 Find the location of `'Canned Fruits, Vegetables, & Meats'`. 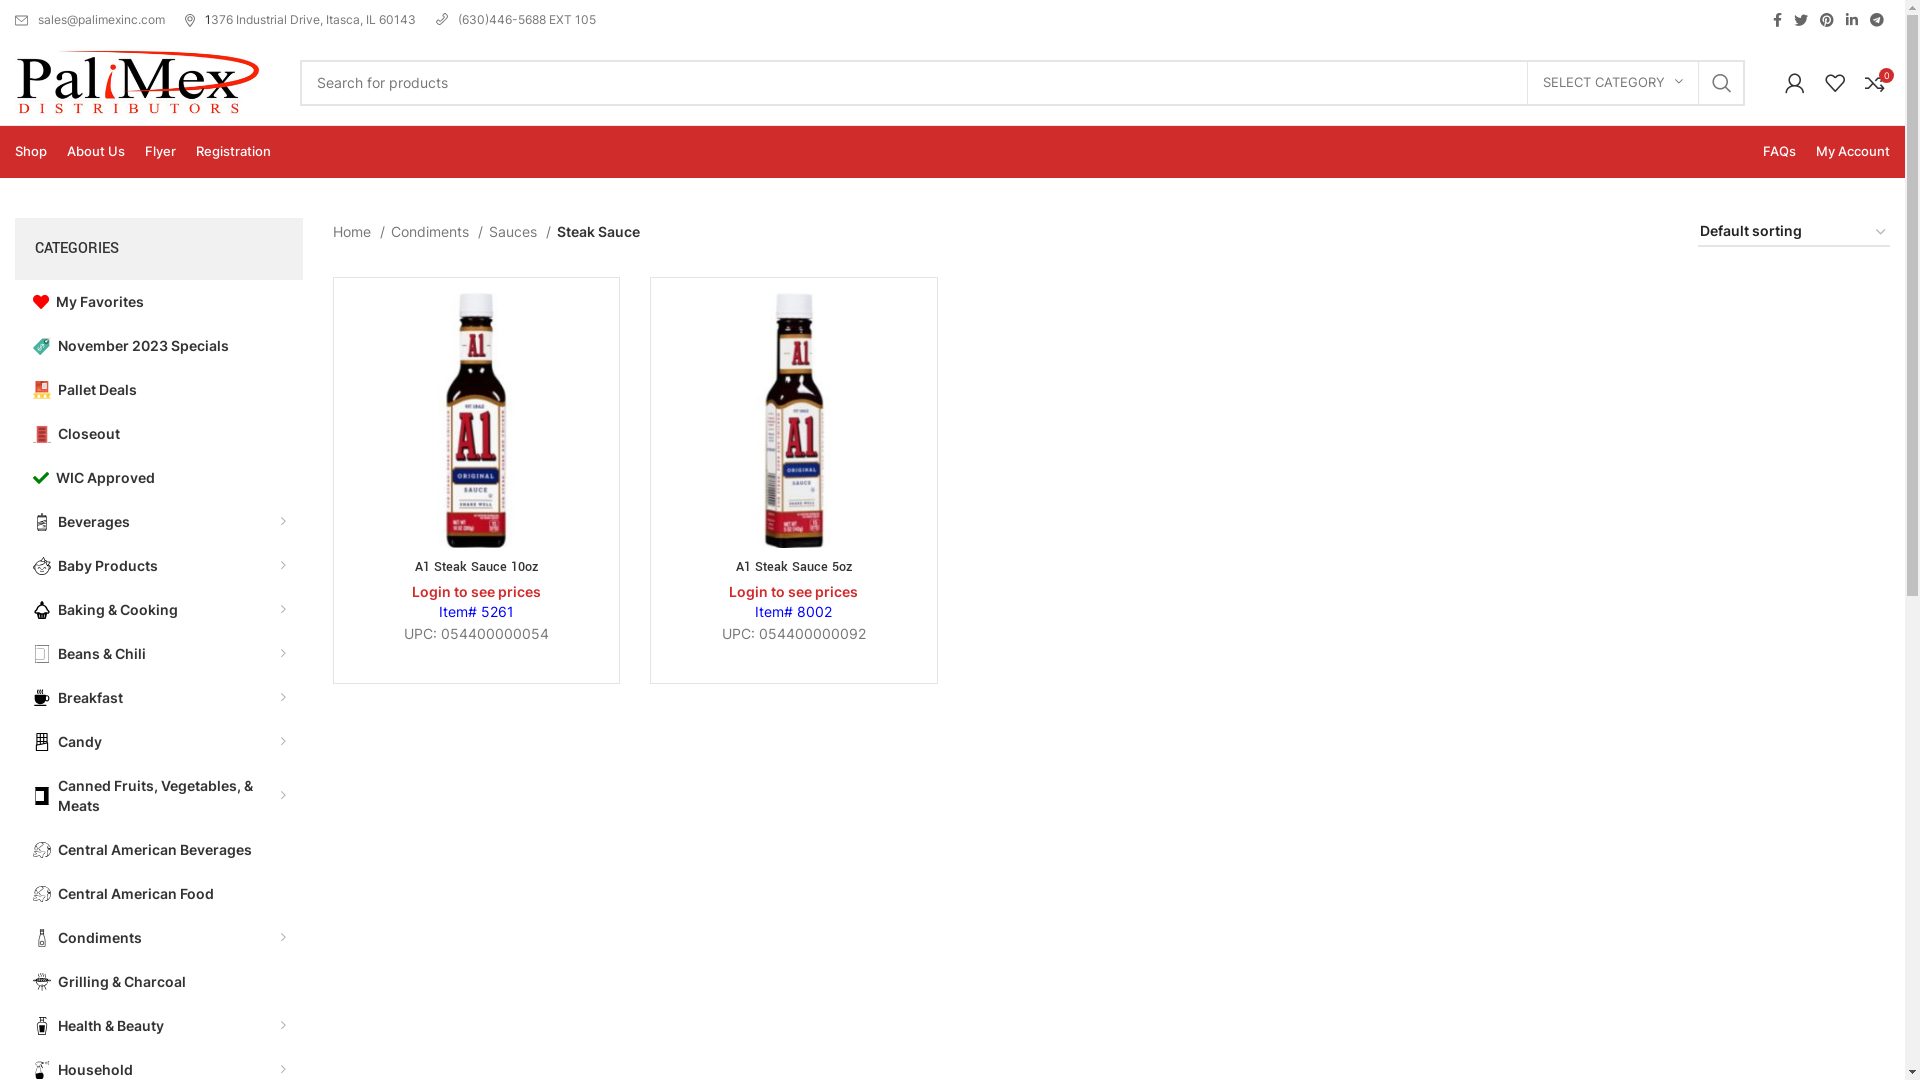

'Canned Fruits, Vegetables, & Meats' is located at coordinates (157, 794).